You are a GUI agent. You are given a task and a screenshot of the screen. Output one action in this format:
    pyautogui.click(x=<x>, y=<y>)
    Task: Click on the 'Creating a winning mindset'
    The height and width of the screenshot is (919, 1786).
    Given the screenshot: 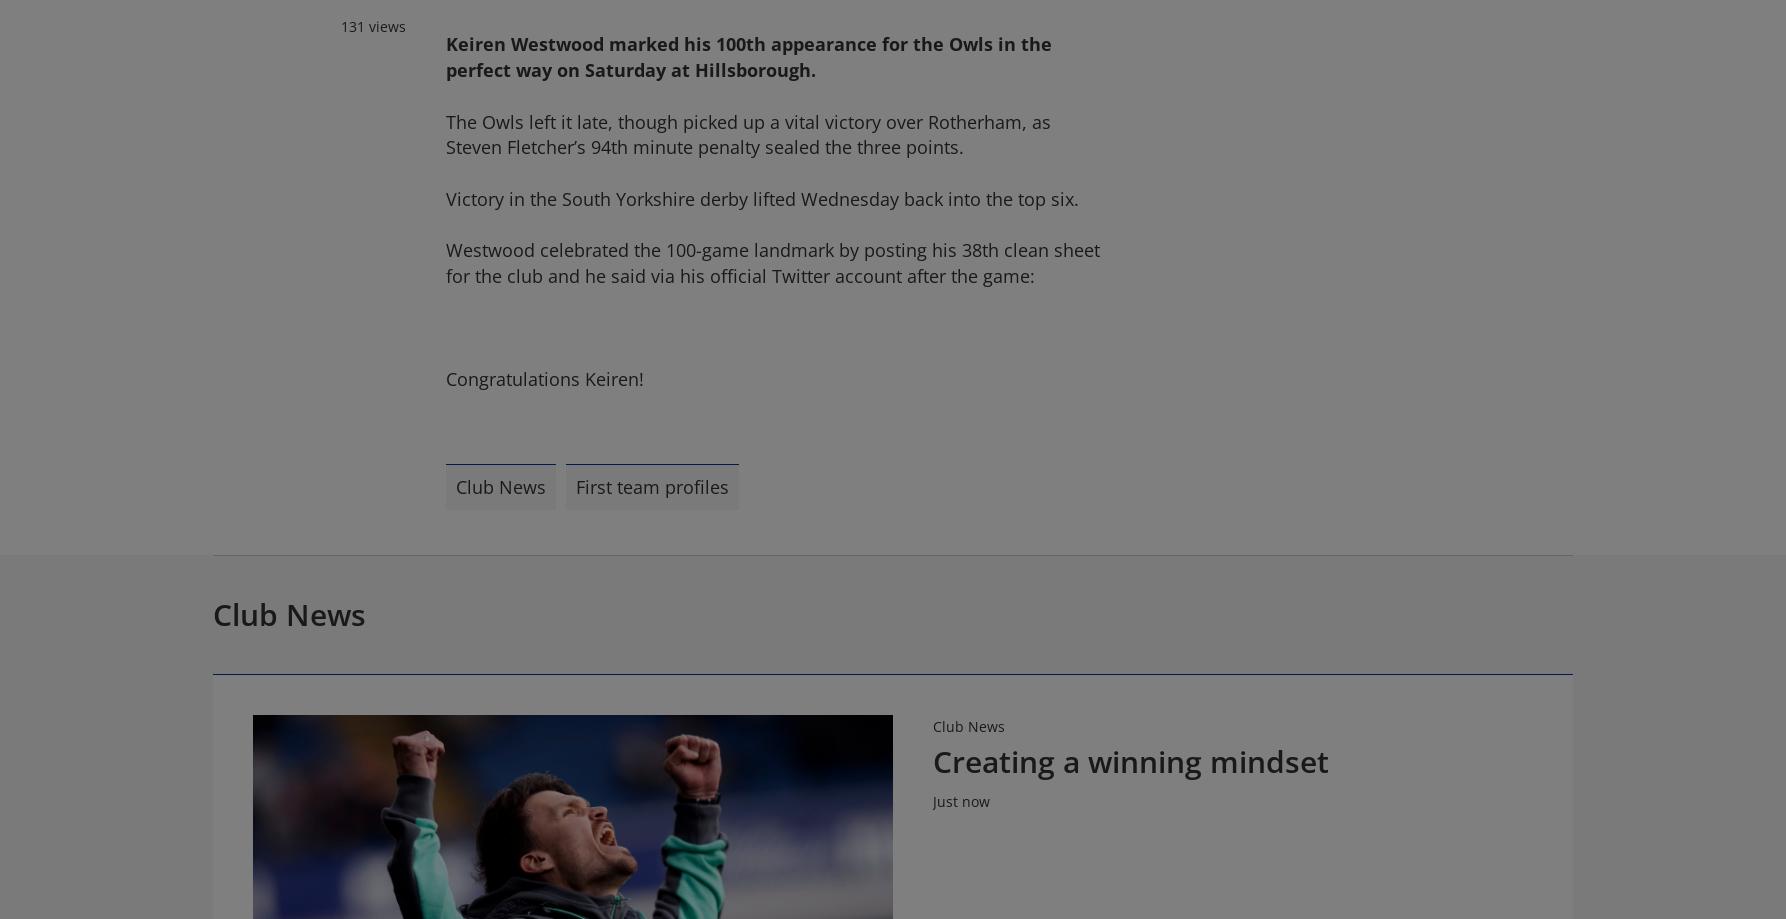 What is the action you would take?
    pyautogui.click(x=933, y=760)
    